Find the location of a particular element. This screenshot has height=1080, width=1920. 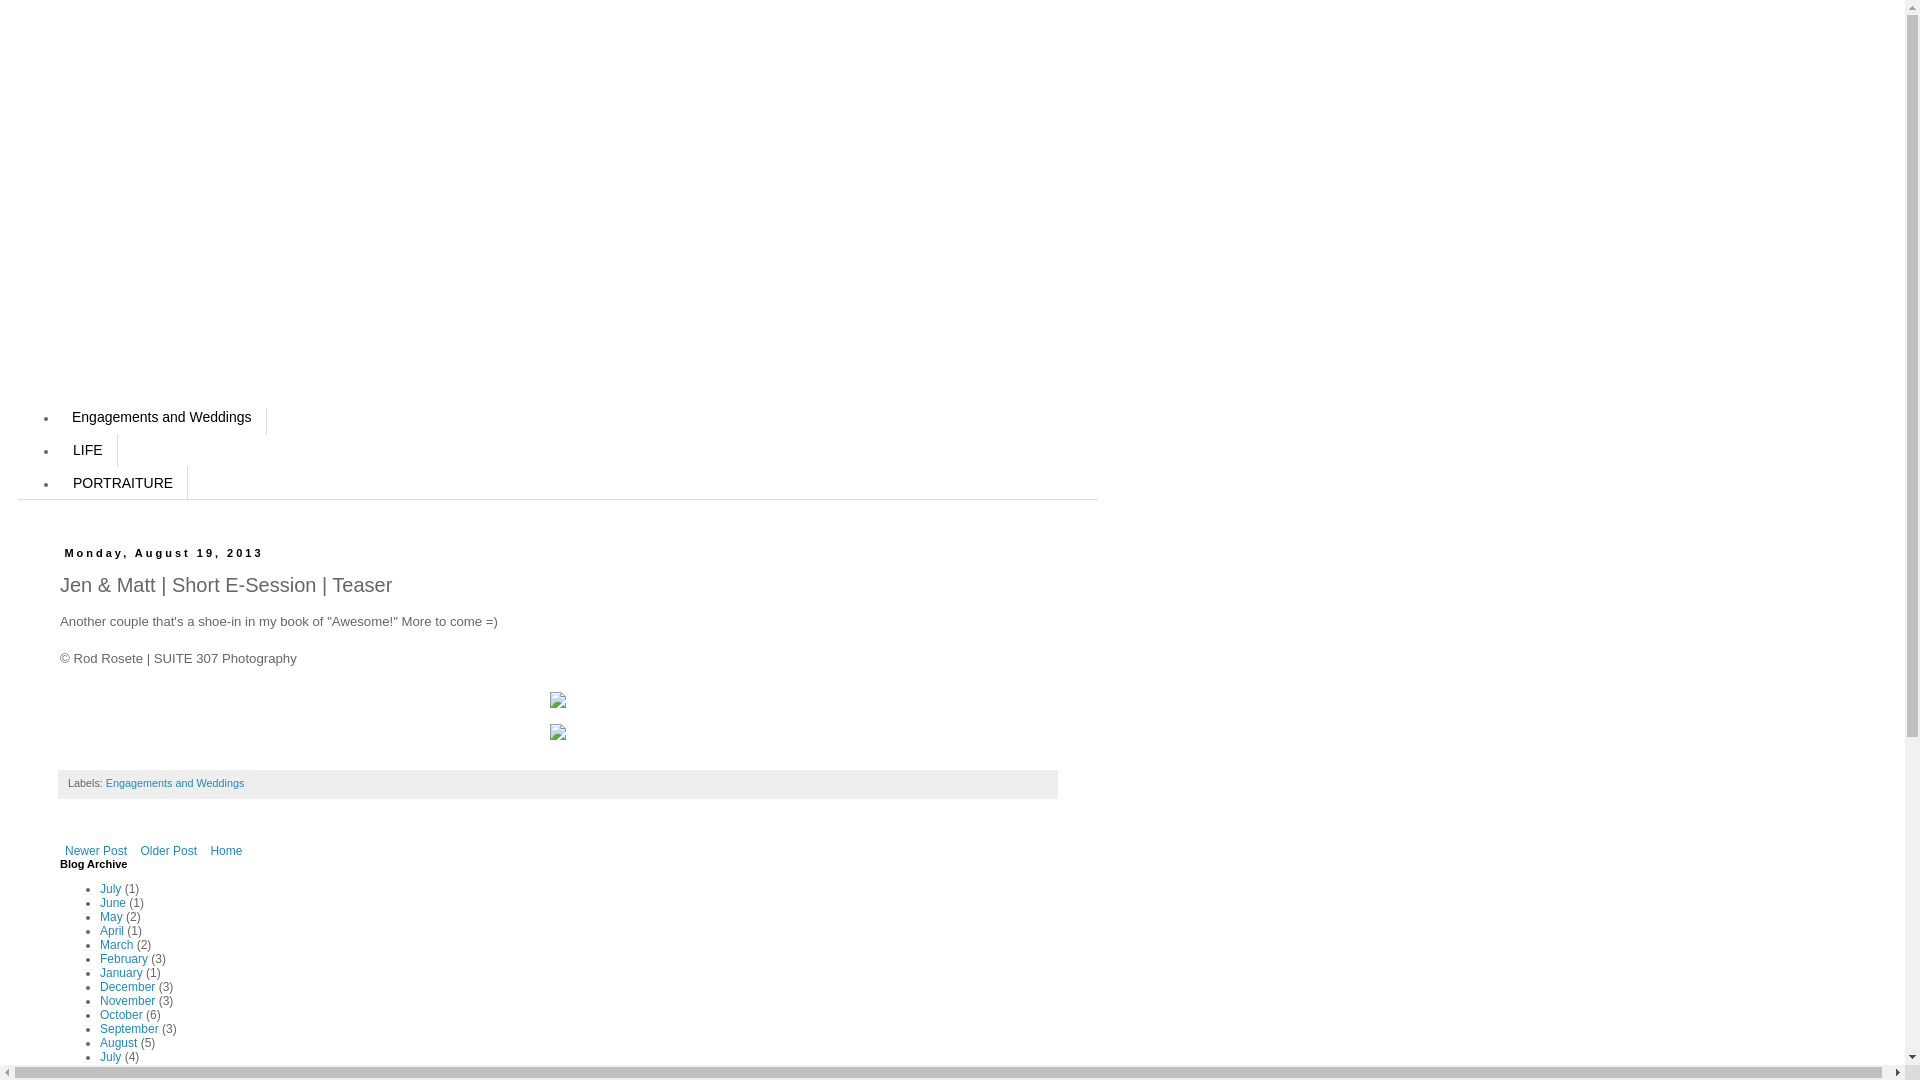

'Newer Post' is located at coordinates (95, 851).